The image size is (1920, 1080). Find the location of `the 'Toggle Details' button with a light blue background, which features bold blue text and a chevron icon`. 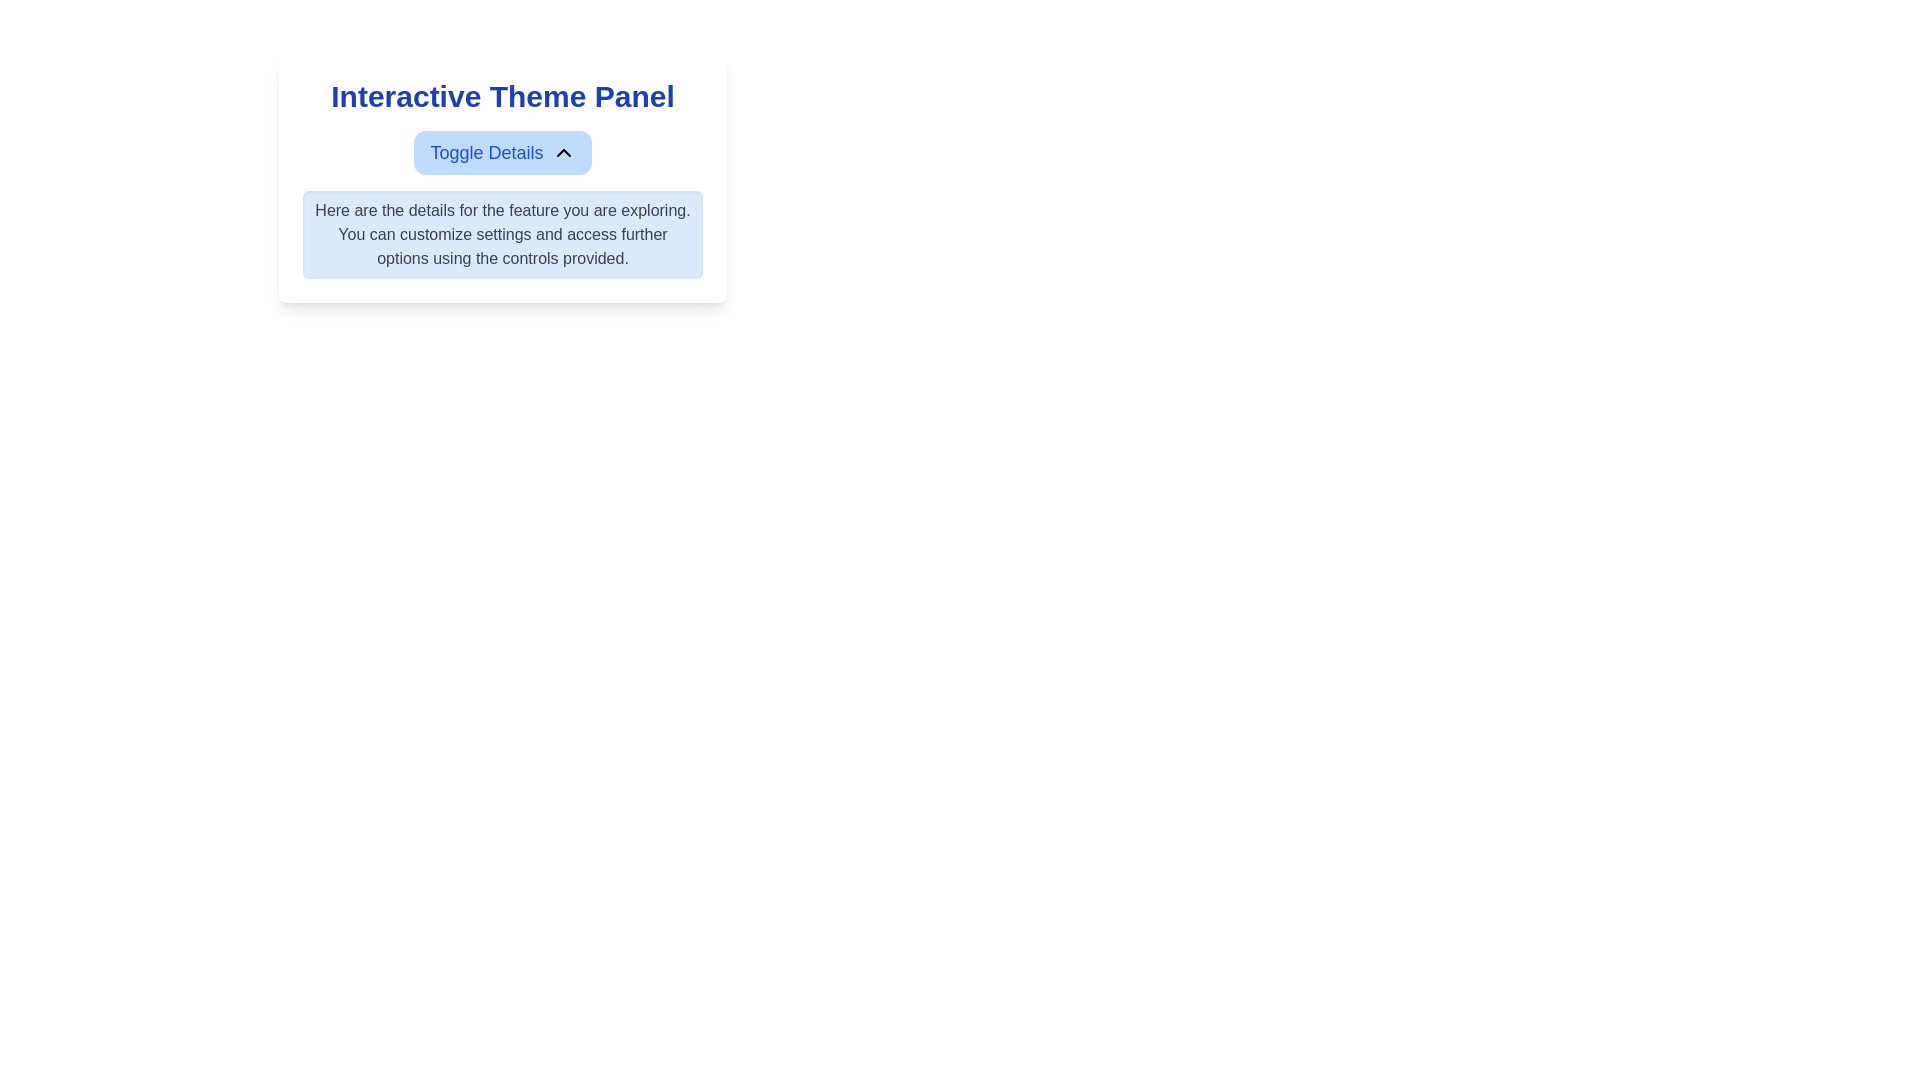

the 'Toggle Details' button with a light blue background, which features bold blue text and a chevron icon is located at coordinates (503, 152).